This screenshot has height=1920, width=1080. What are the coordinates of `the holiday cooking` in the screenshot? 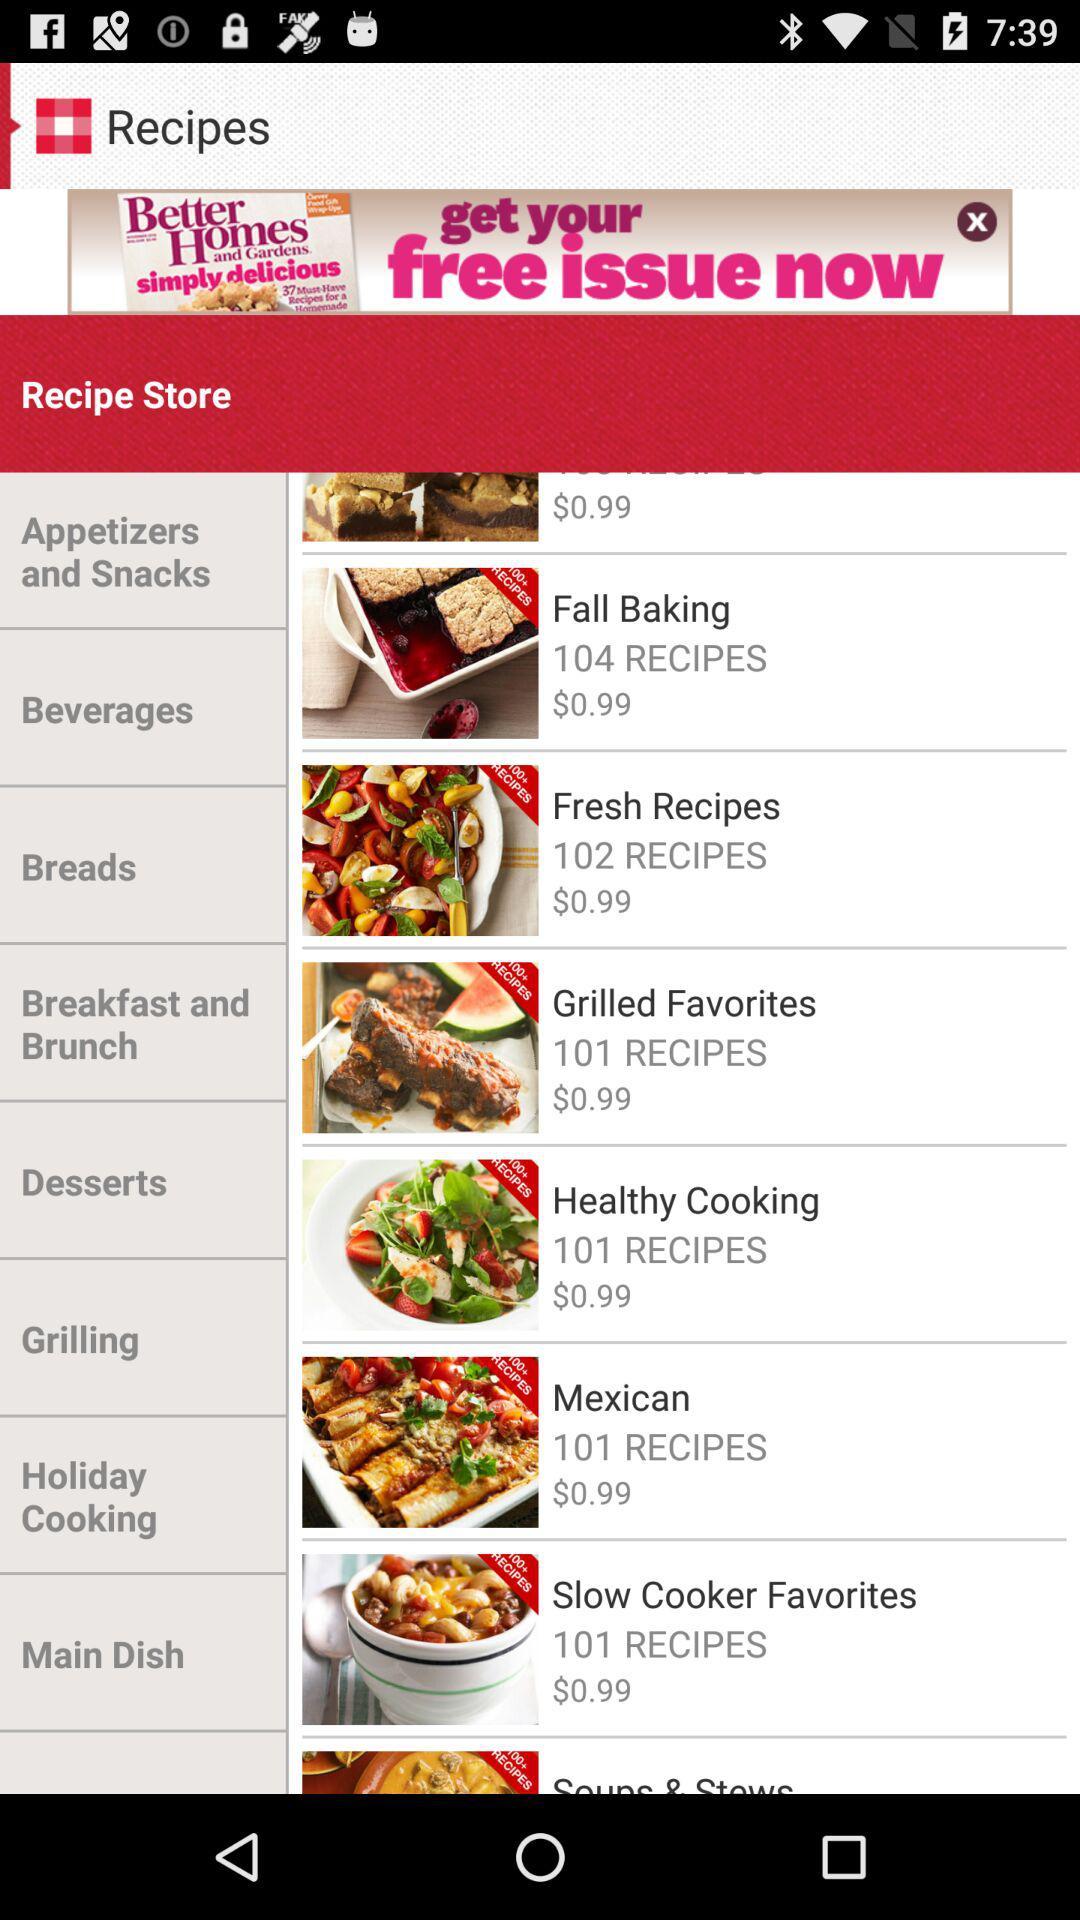 It's located at (143, 1496).